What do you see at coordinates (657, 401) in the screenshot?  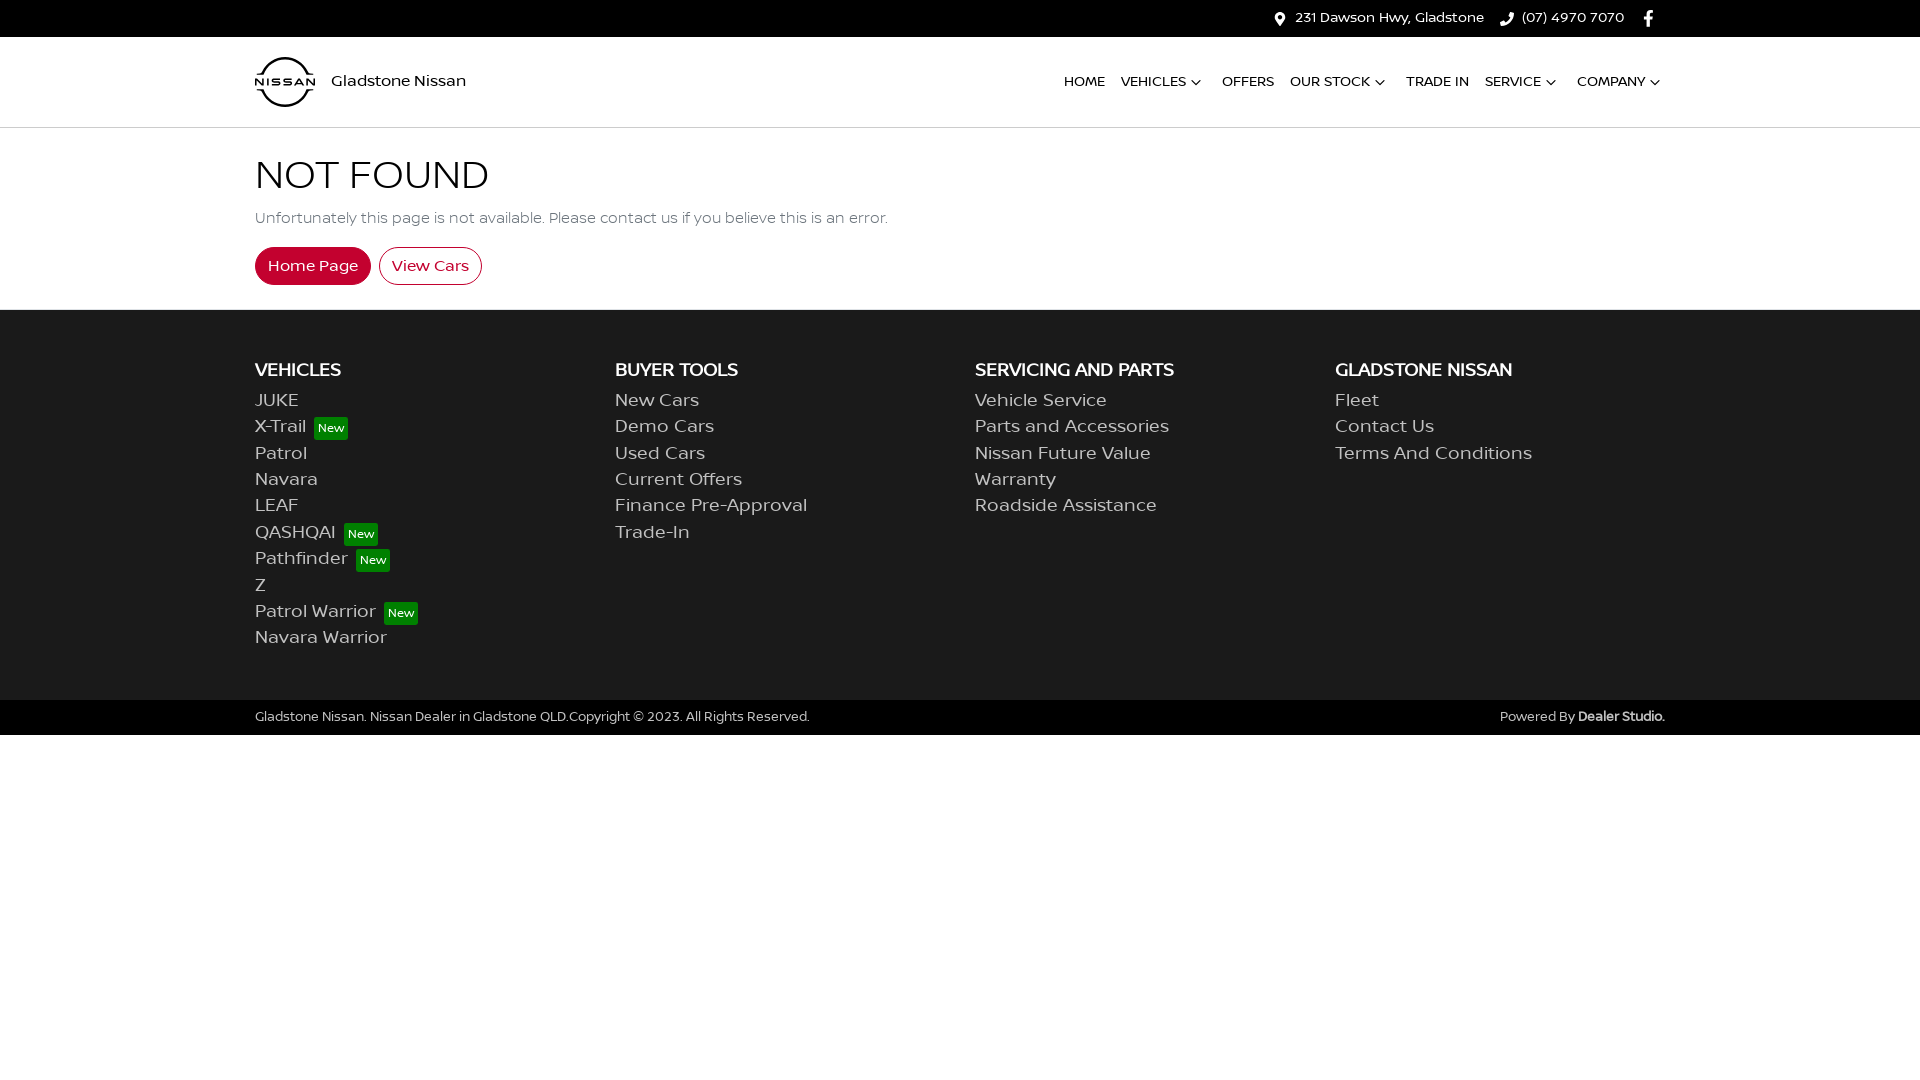 I see `'New Cars'` at bounding box center [657, 401].